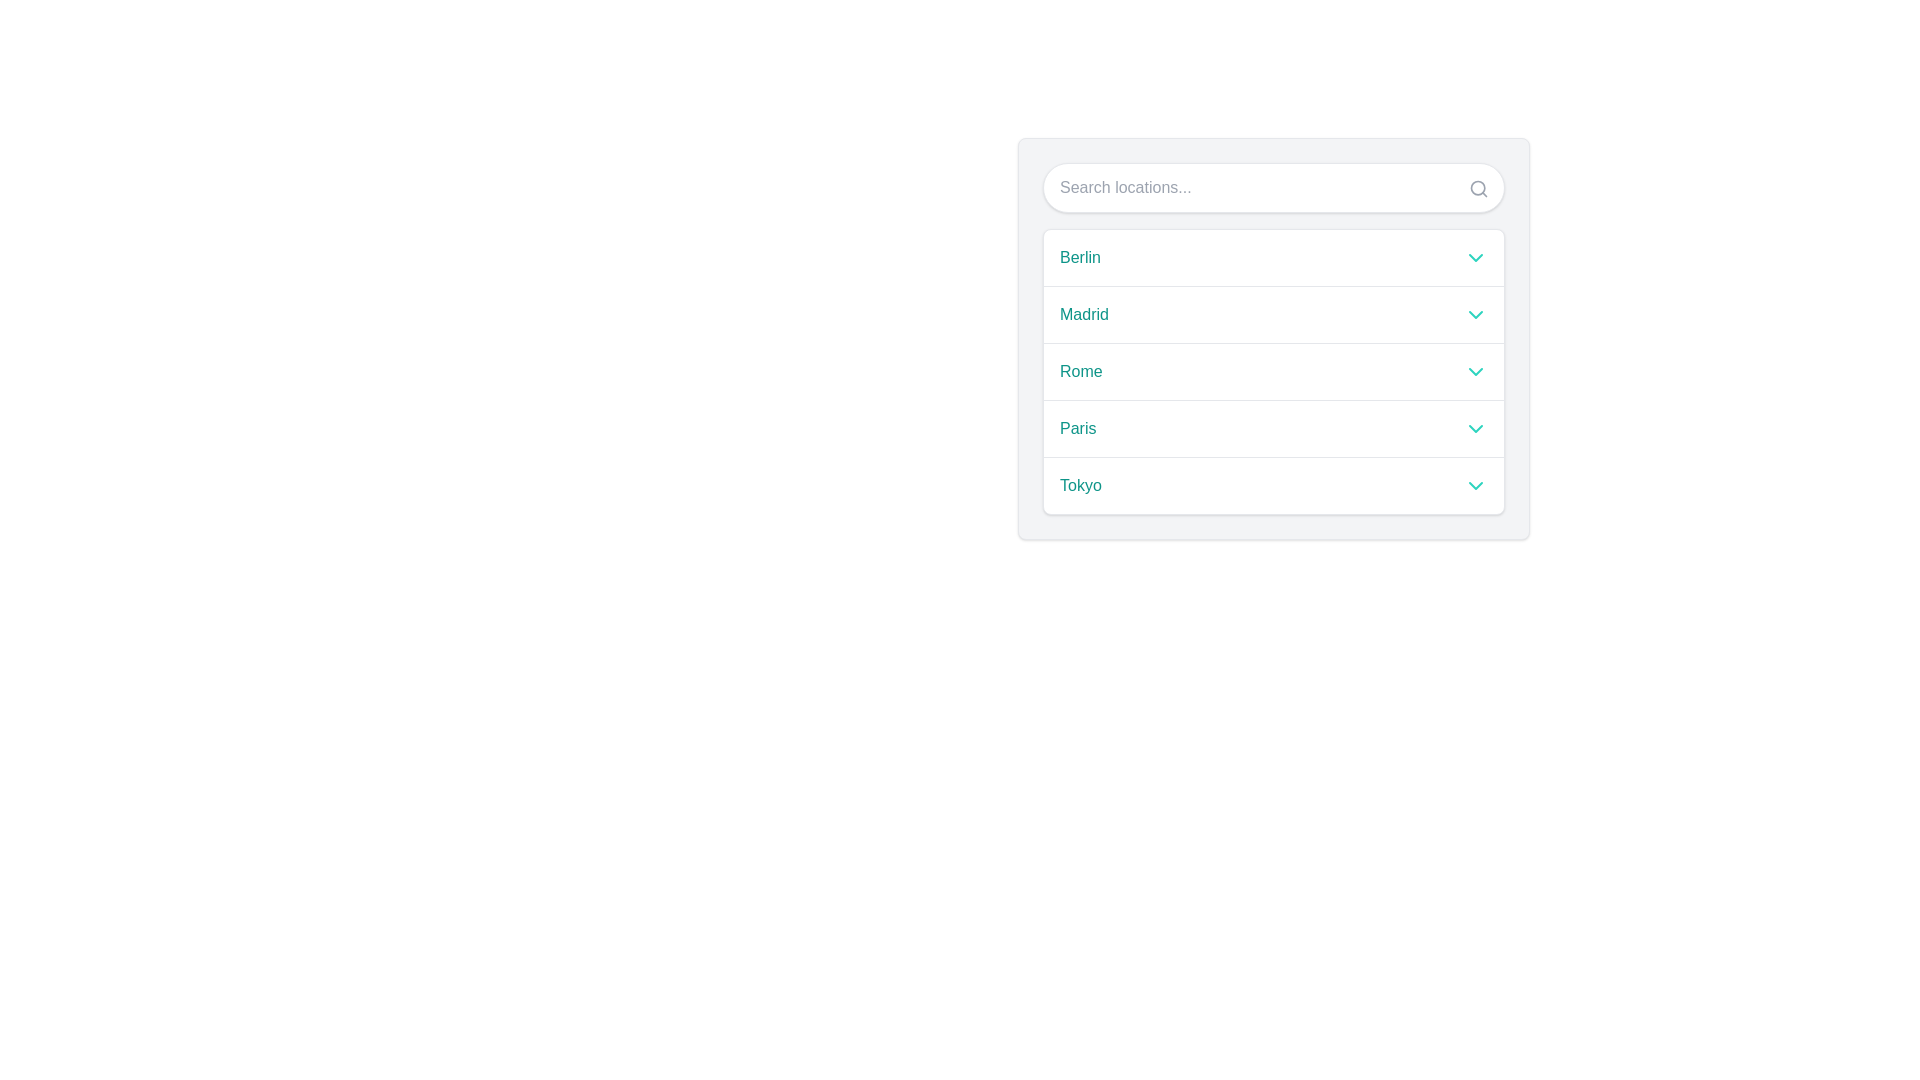  I want to click on the text label displaying 'Rome', so click(1080, 371).